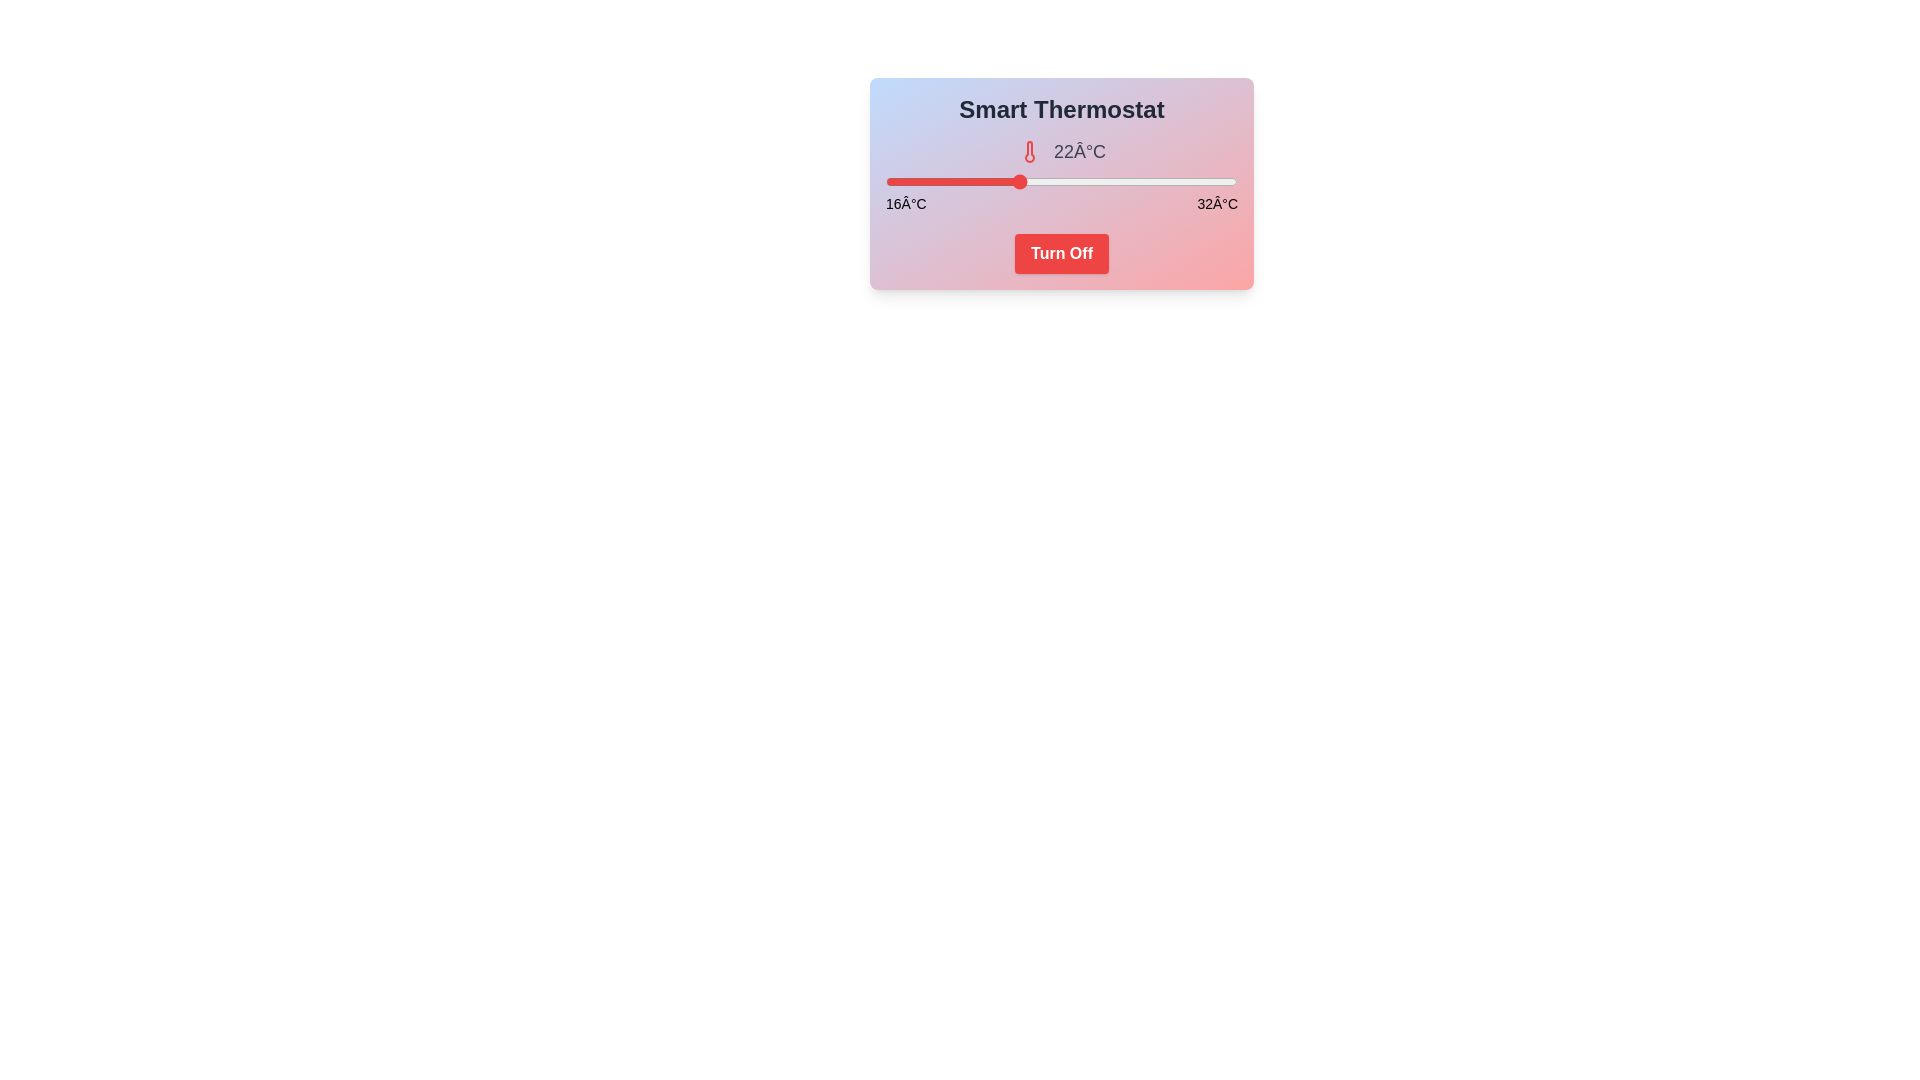 This screenshot has height=1080, width=1920. I want to click on the temperature slider to 21°C, so click(996, 181).